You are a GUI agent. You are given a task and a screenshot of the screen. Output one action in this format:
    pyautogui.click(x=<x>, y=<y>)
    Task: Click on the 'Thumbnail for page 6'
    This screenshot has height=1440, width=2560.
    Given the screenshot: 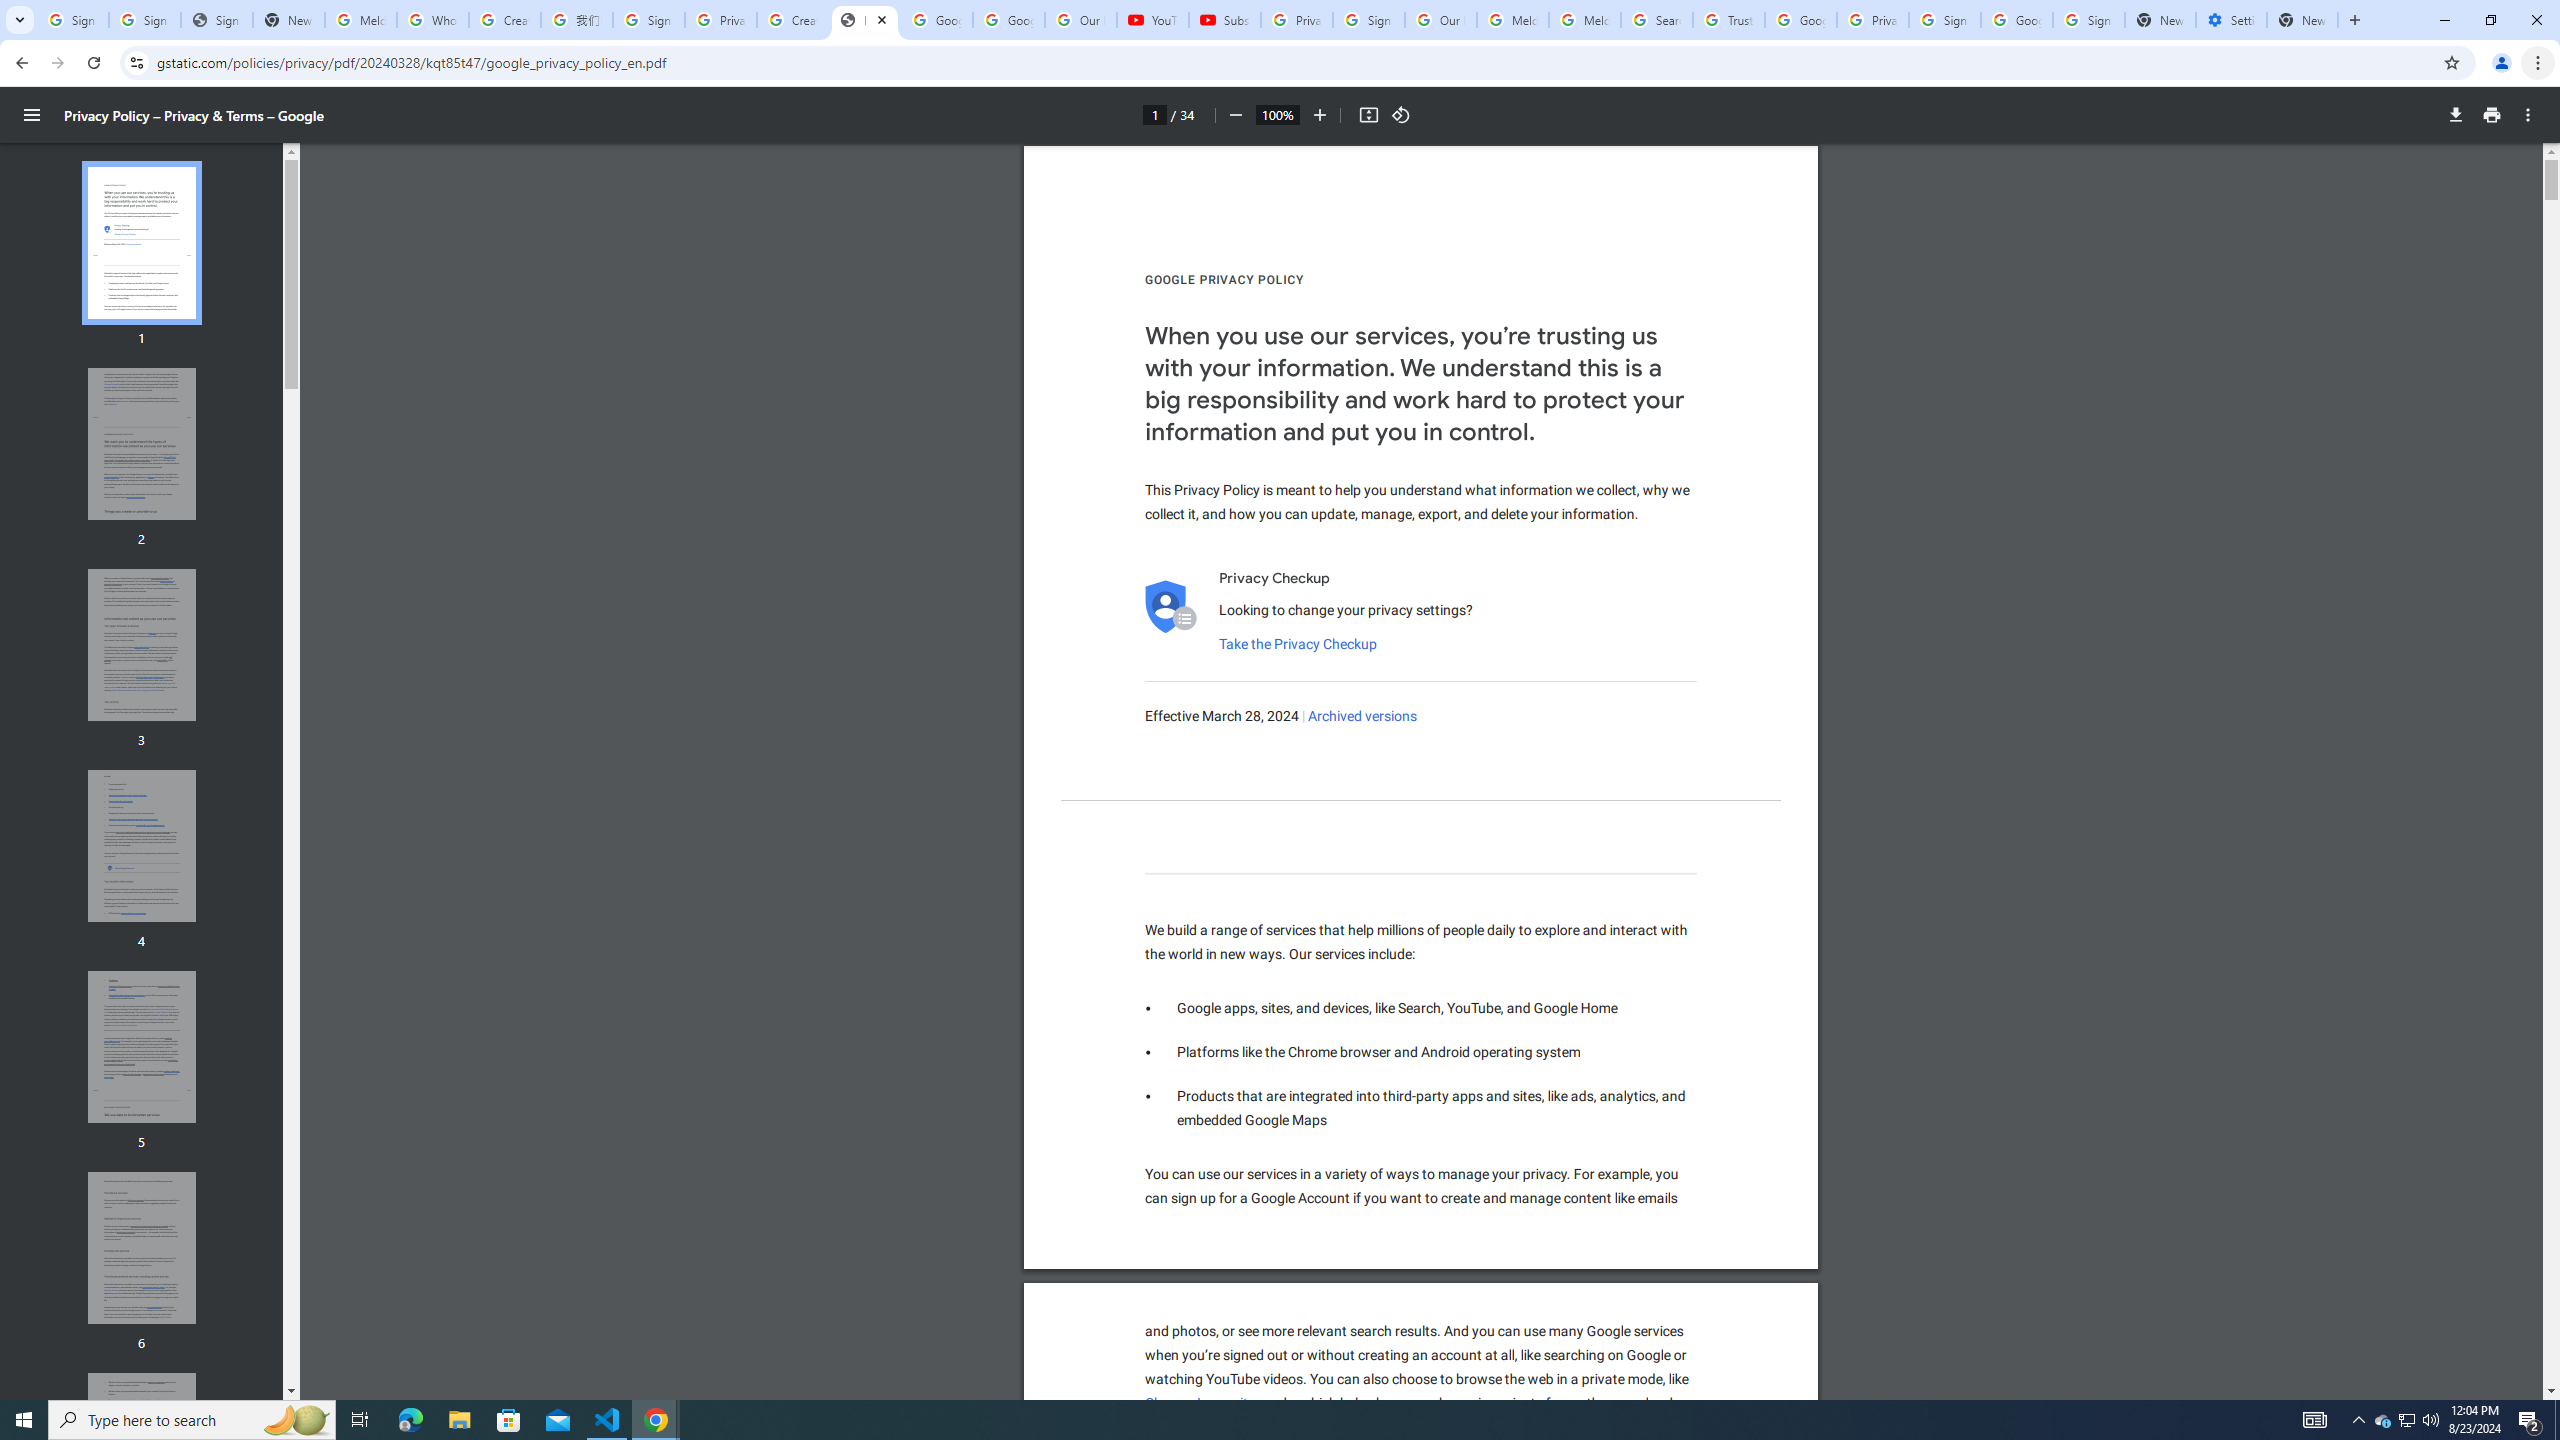 What is the action you would take?
    pyautogui.click(x=142, y=1248)
    